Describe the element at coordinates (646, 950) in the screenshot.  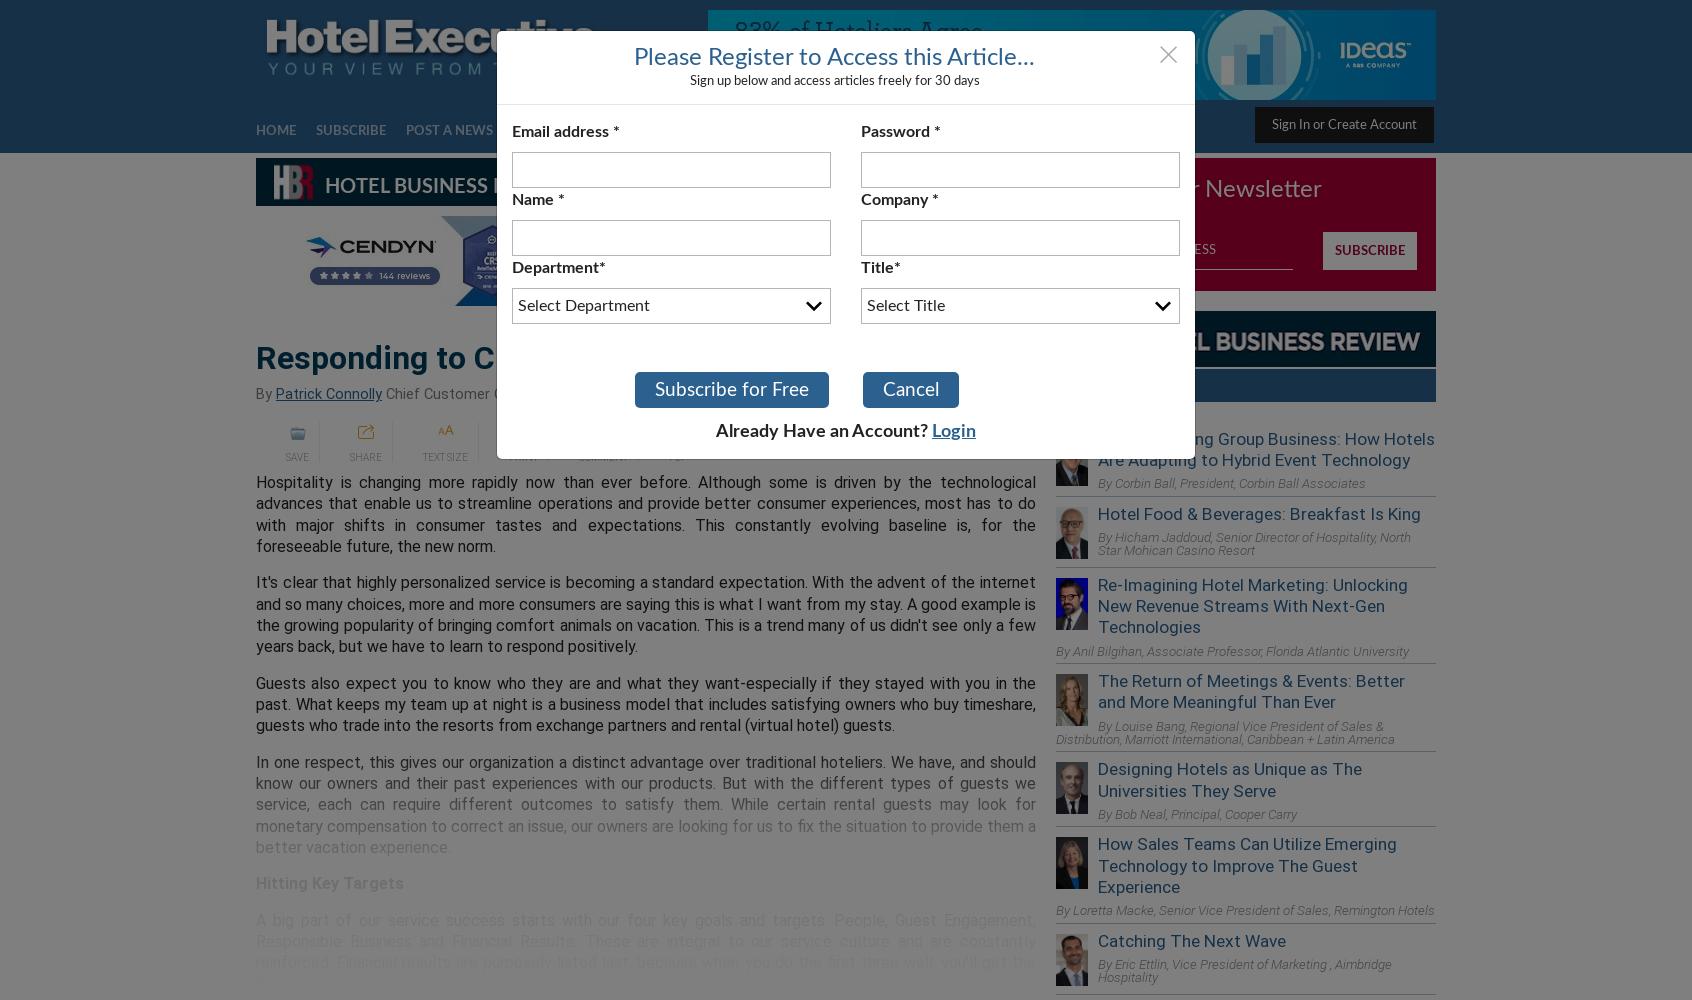
I see `'A big part of our service success starts with our four key goals and targets: People, Guest Engagement, Responsible Business and Financial Results. These are integral to our service culture and are constantly reinforced. Financial results are purposely listed last, because when you do the first three well, you'll get the financial results you expect.'` at that location.